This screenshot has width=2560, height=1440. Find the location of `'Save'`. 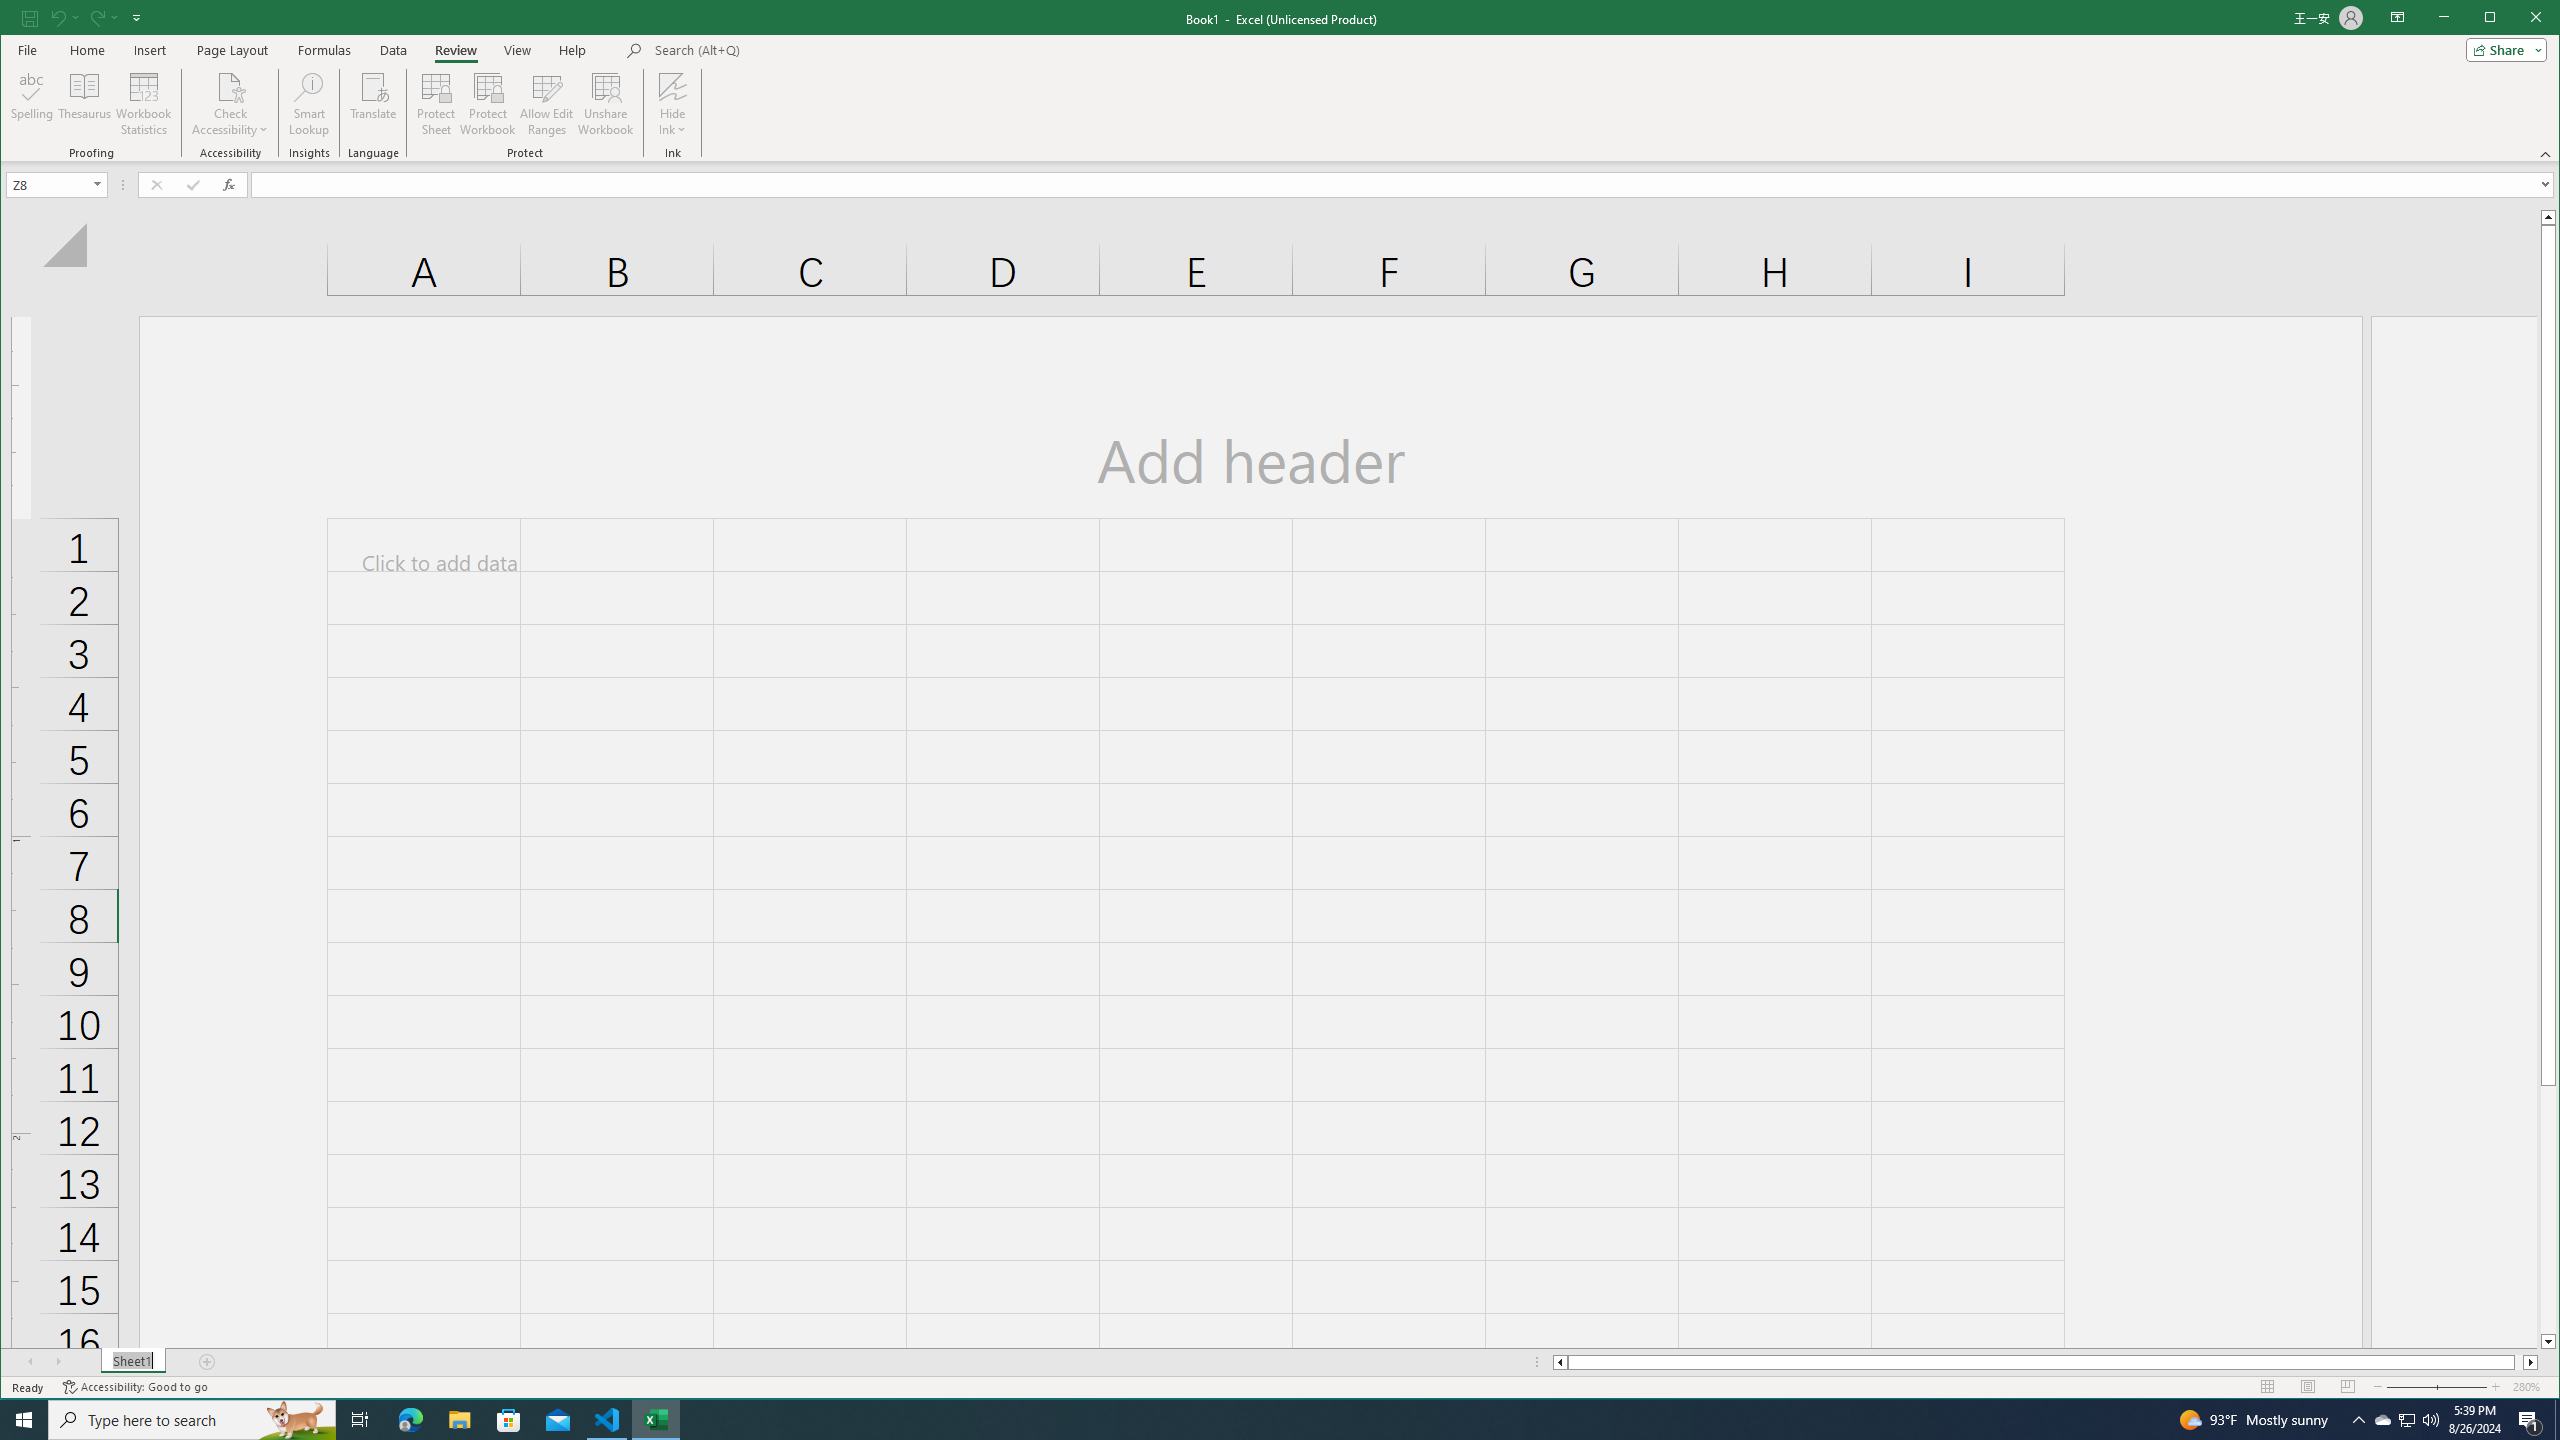

'Save' is located at coordinates (28, 16).